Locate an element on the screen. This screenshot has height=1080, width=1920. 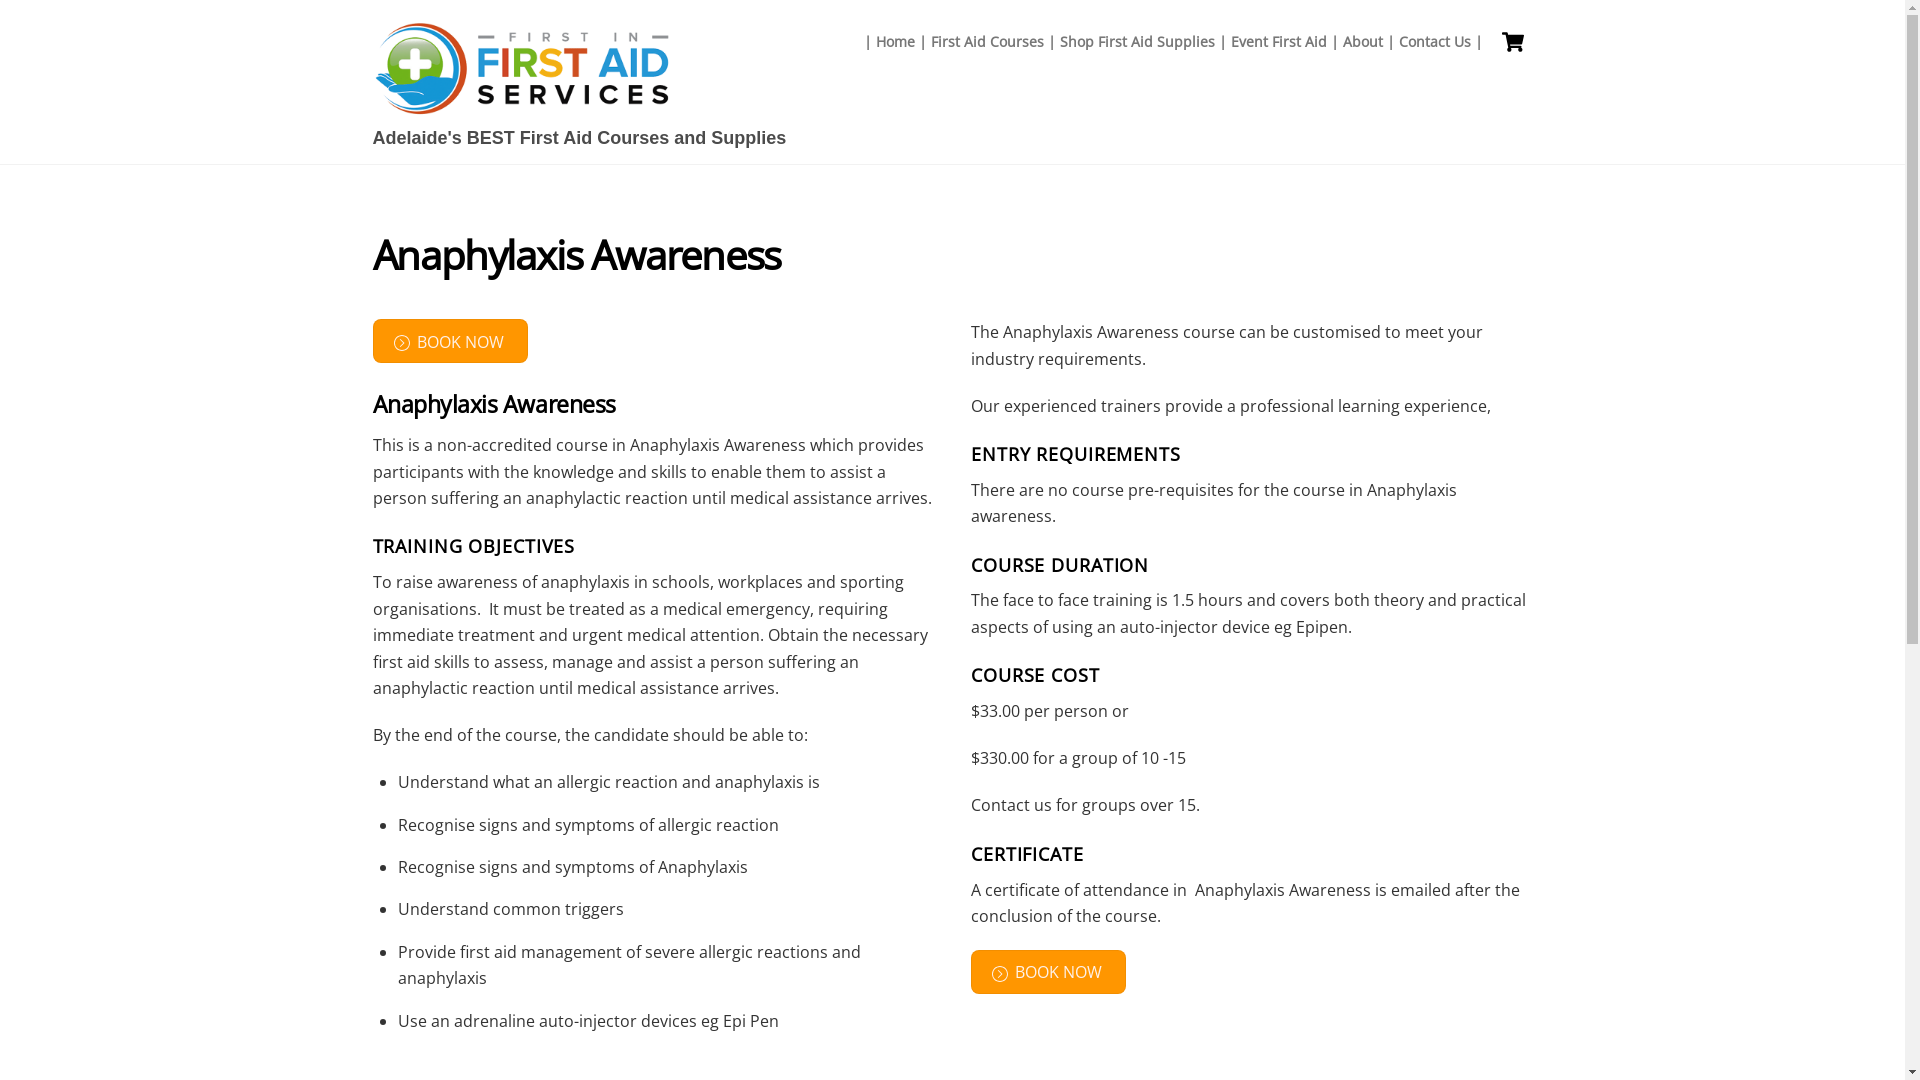
'About |' is located at coordinates (1367, 42).